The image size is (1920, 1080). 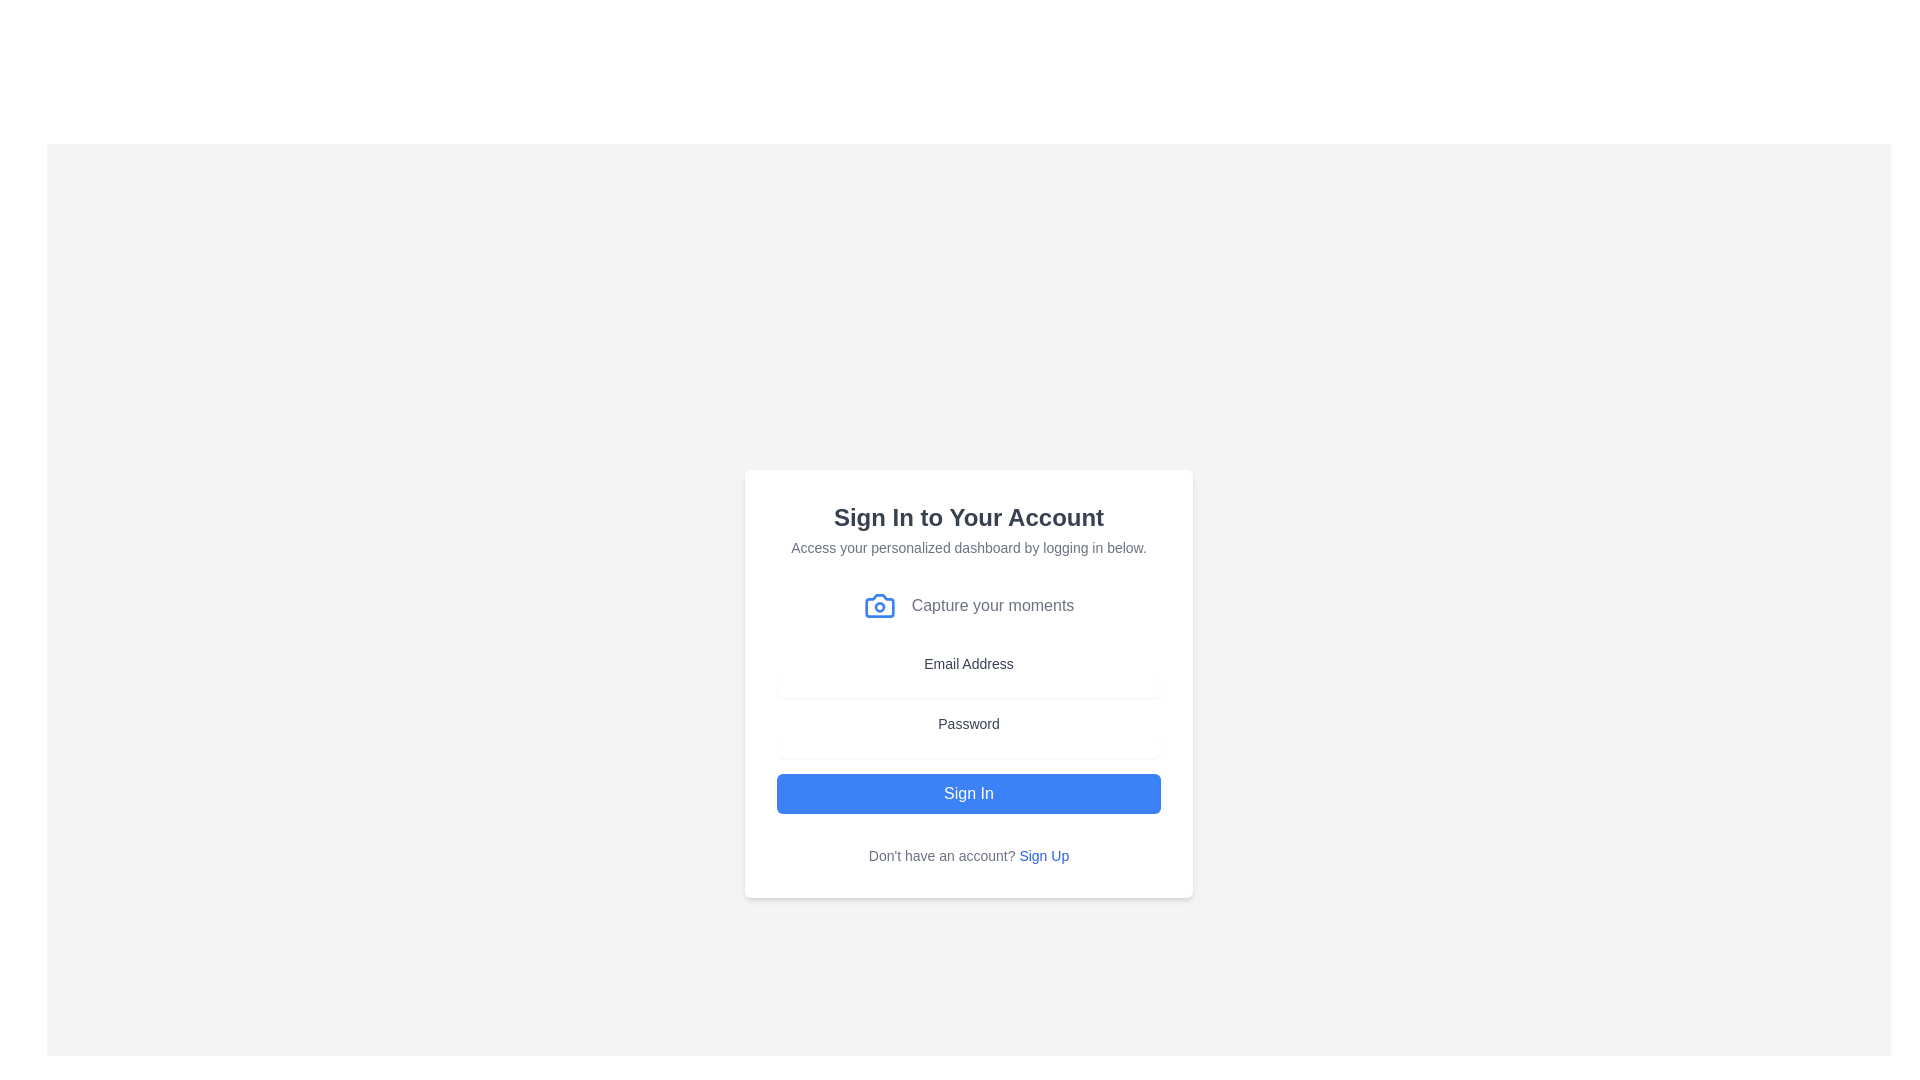 I want to click on the 'Email Address' text label, which is styled in medium-sized gray font and positioned above the email input field in the form layout, so click(x=969, y=675).